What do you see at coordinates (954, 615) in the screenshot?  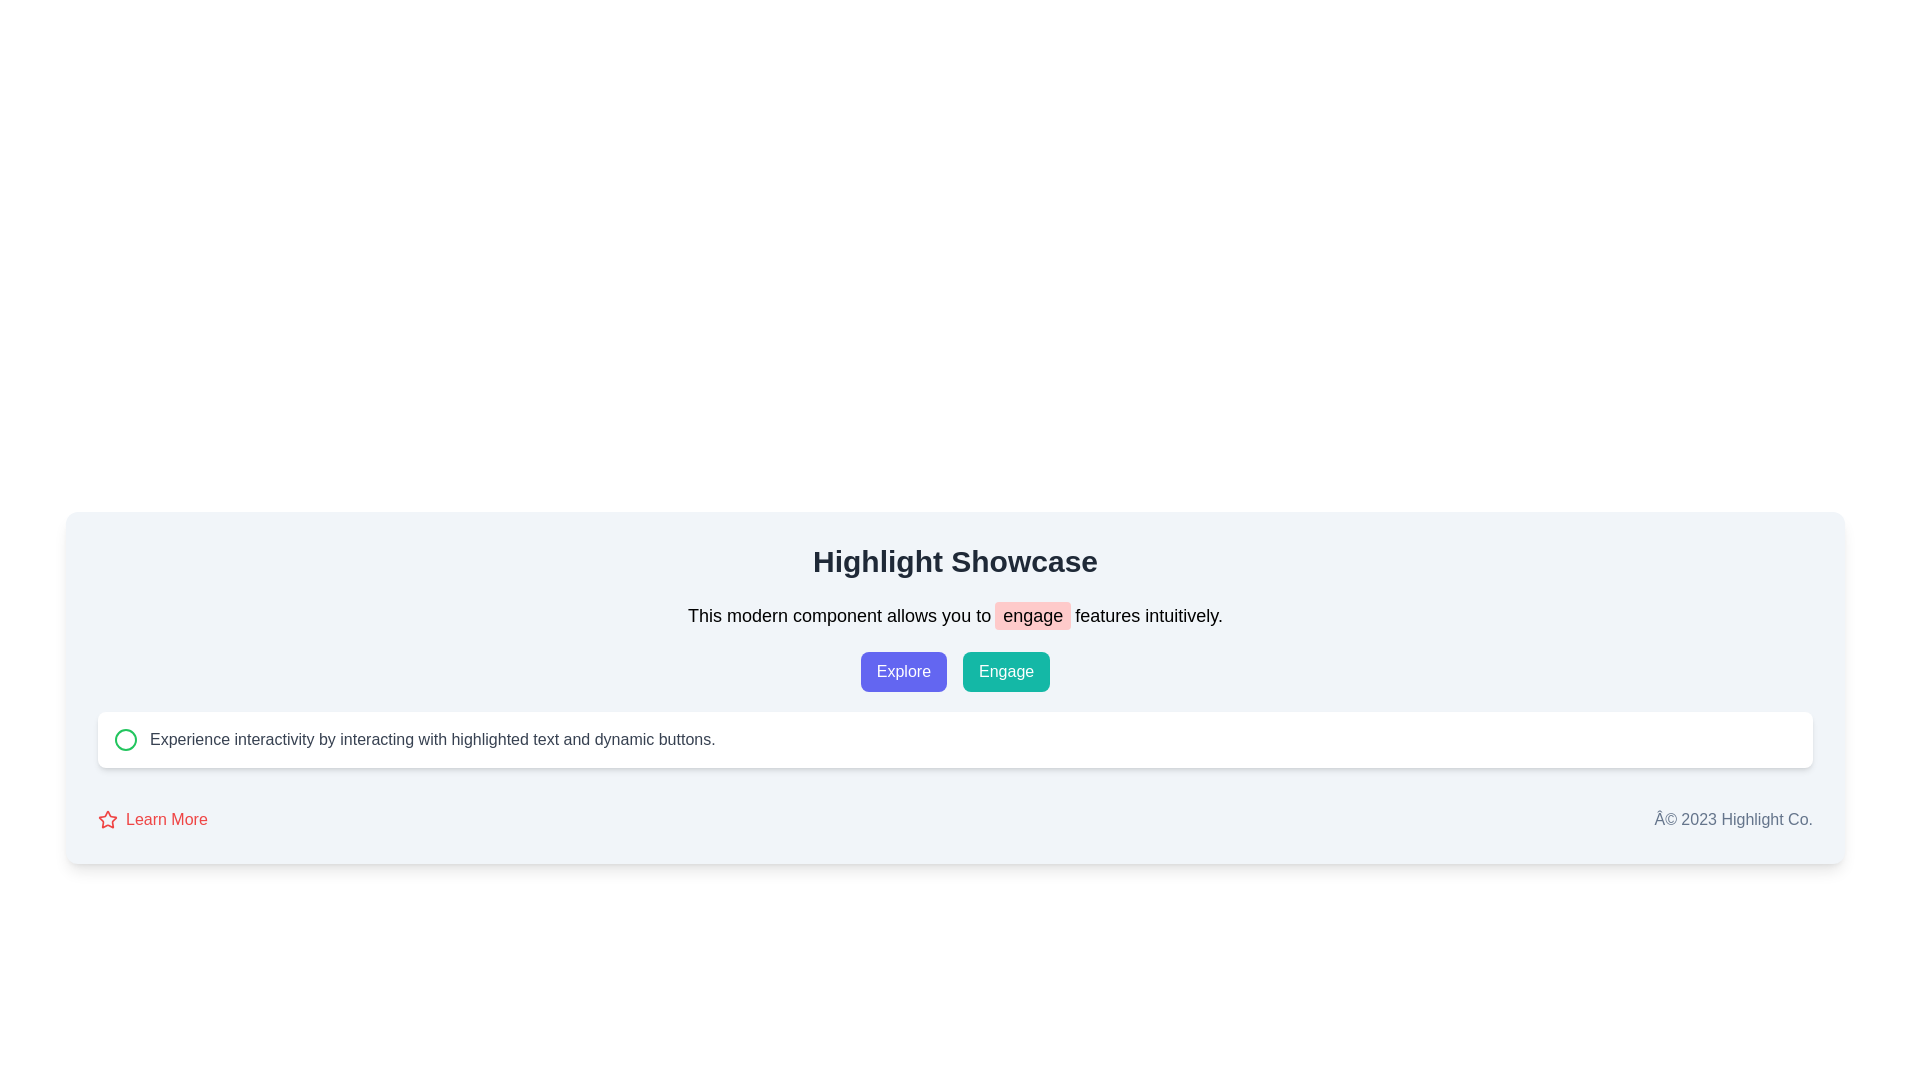 I see `the text that reads 'This modern component allows you to engage features intuitively', located underneath the title 'Highlight Showcase'` at bounding box center [954, 615].